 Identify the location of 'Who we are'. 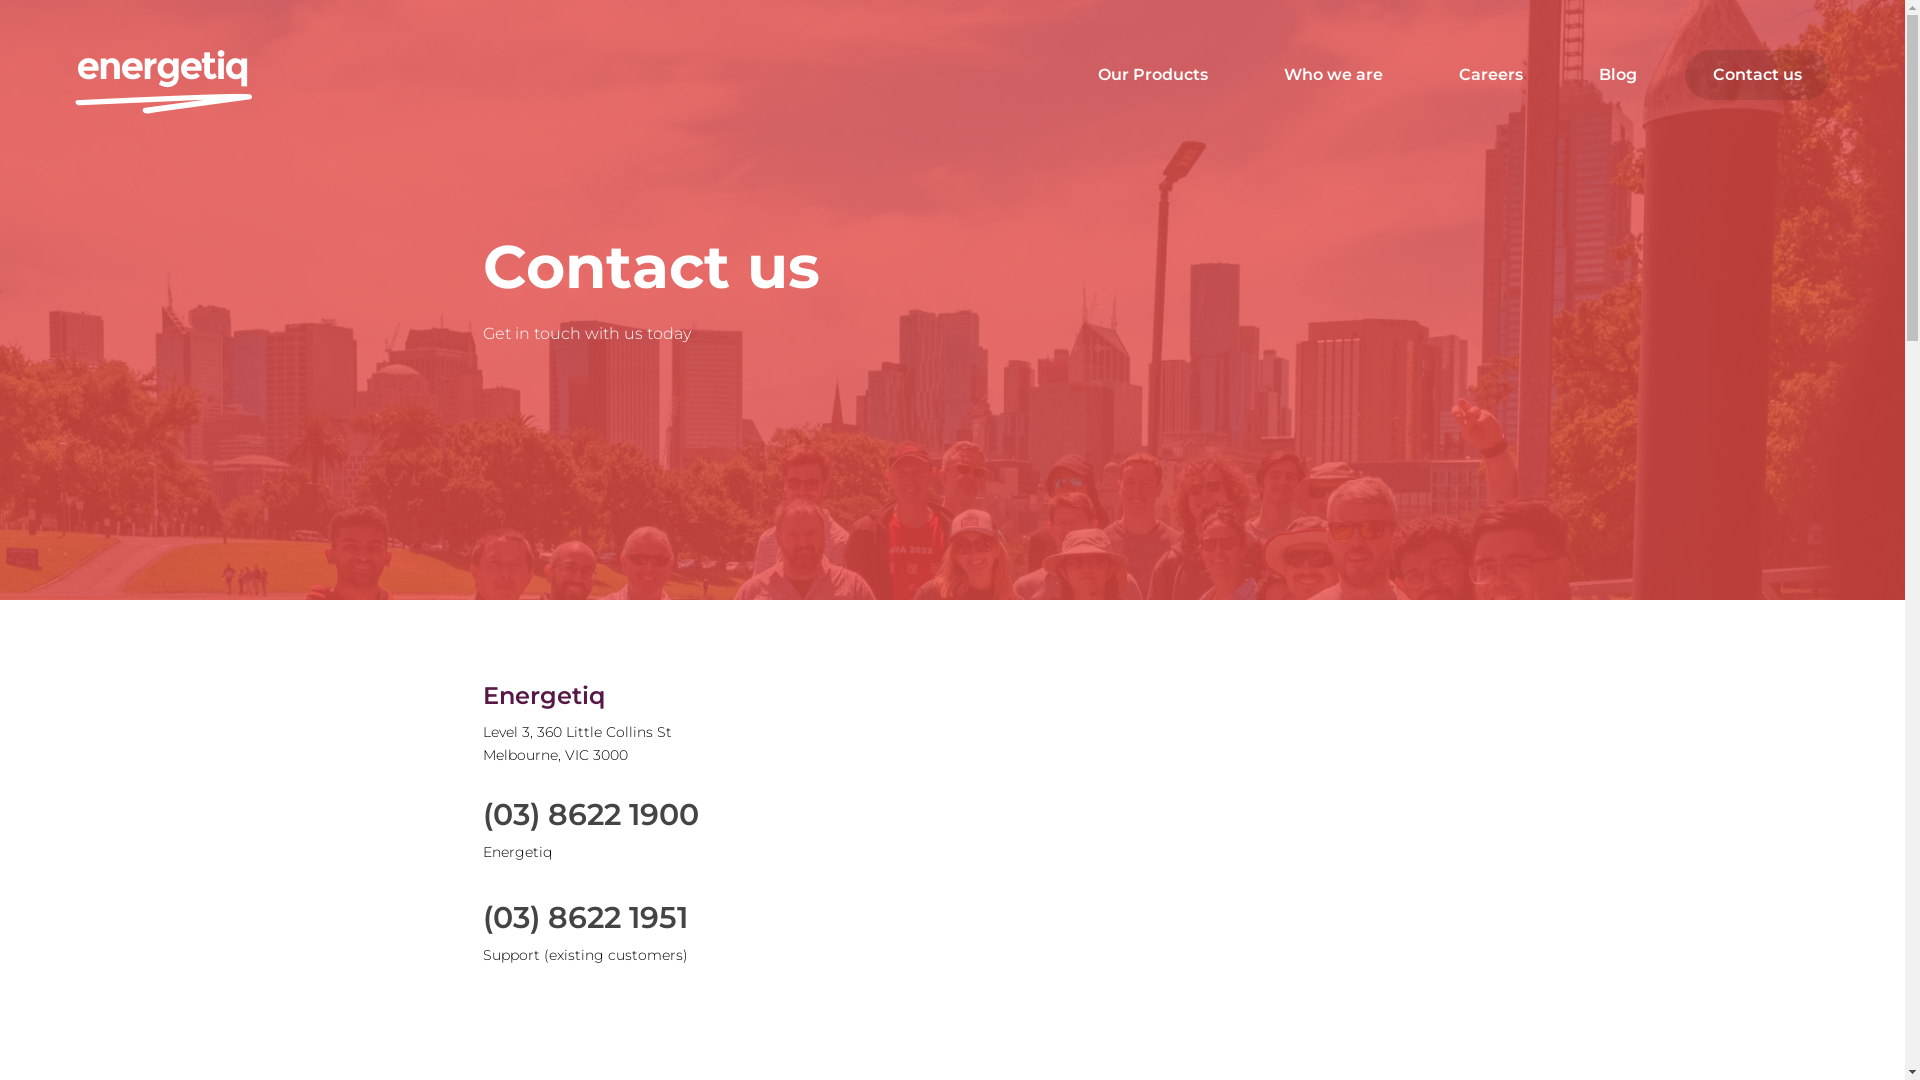
(1333, 73).